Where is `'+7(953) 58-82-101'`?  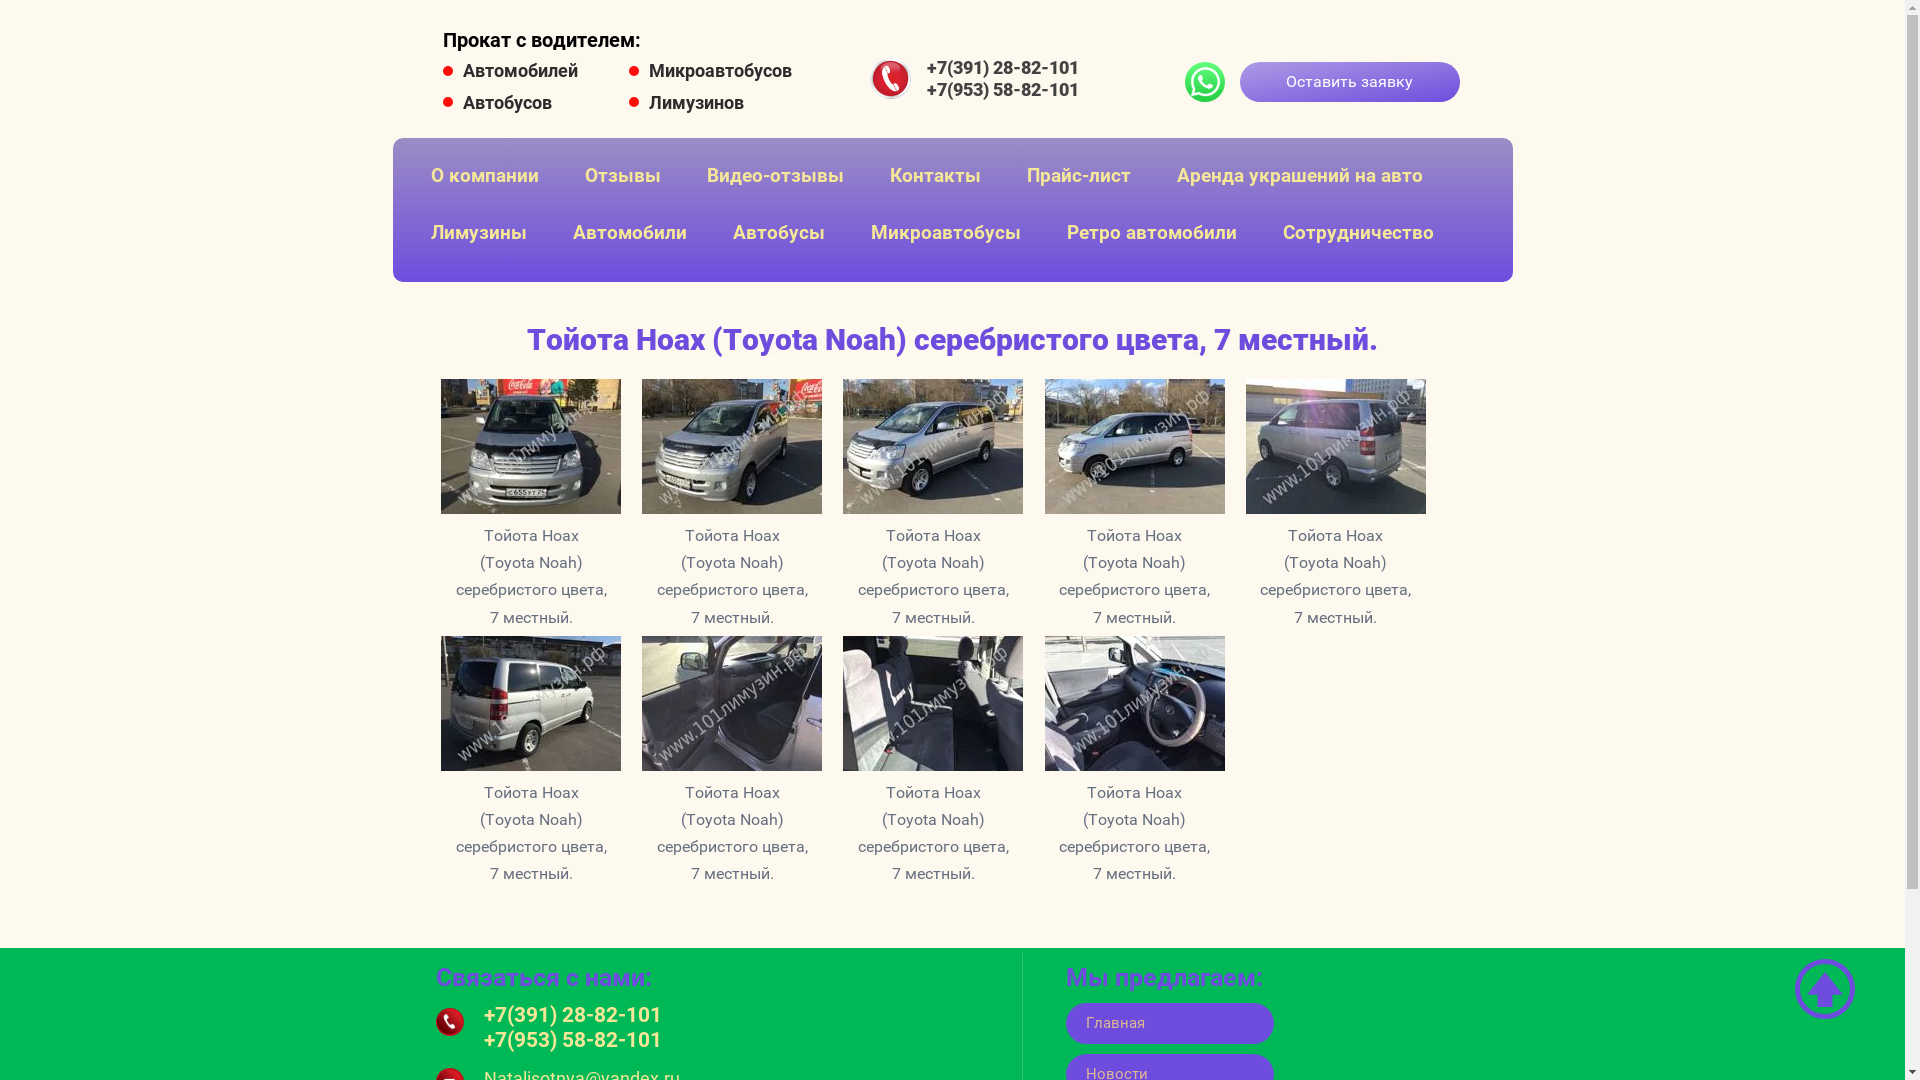
'+7(953) 58-82-101' is located at coordinates (1003, 88).